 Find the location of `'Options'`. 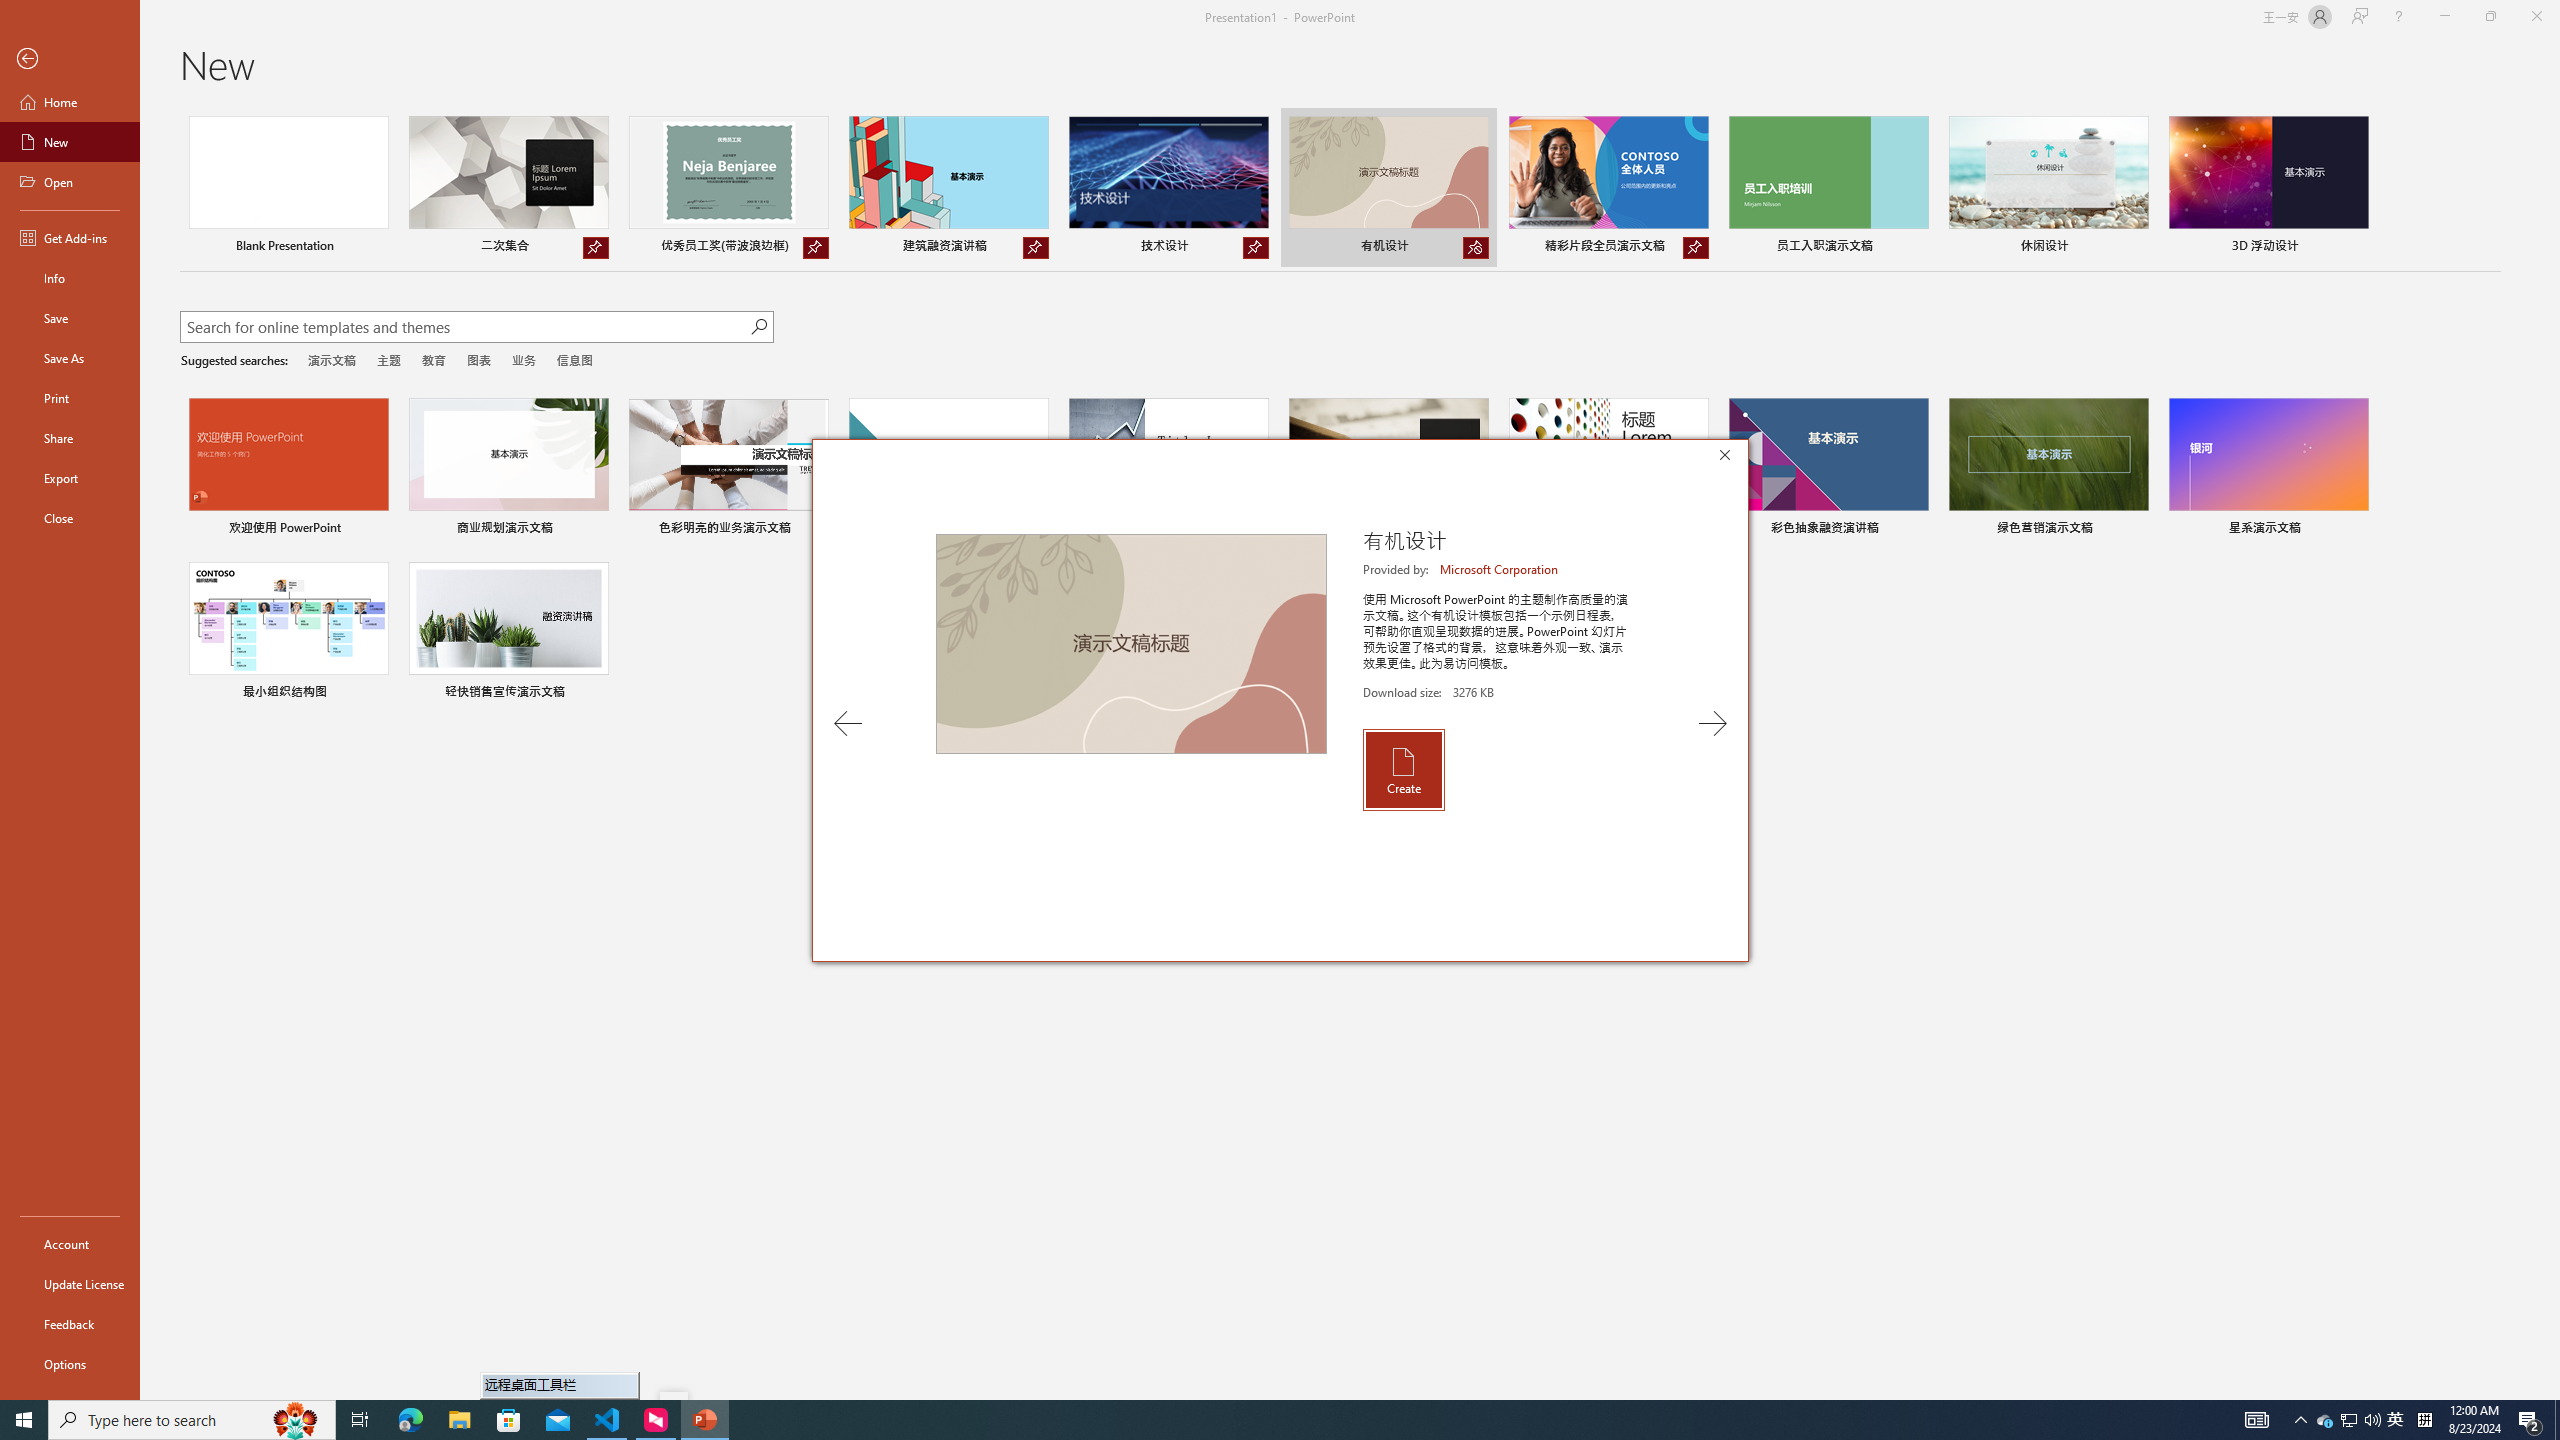

'Options' is located at coordinates (69, 1363).